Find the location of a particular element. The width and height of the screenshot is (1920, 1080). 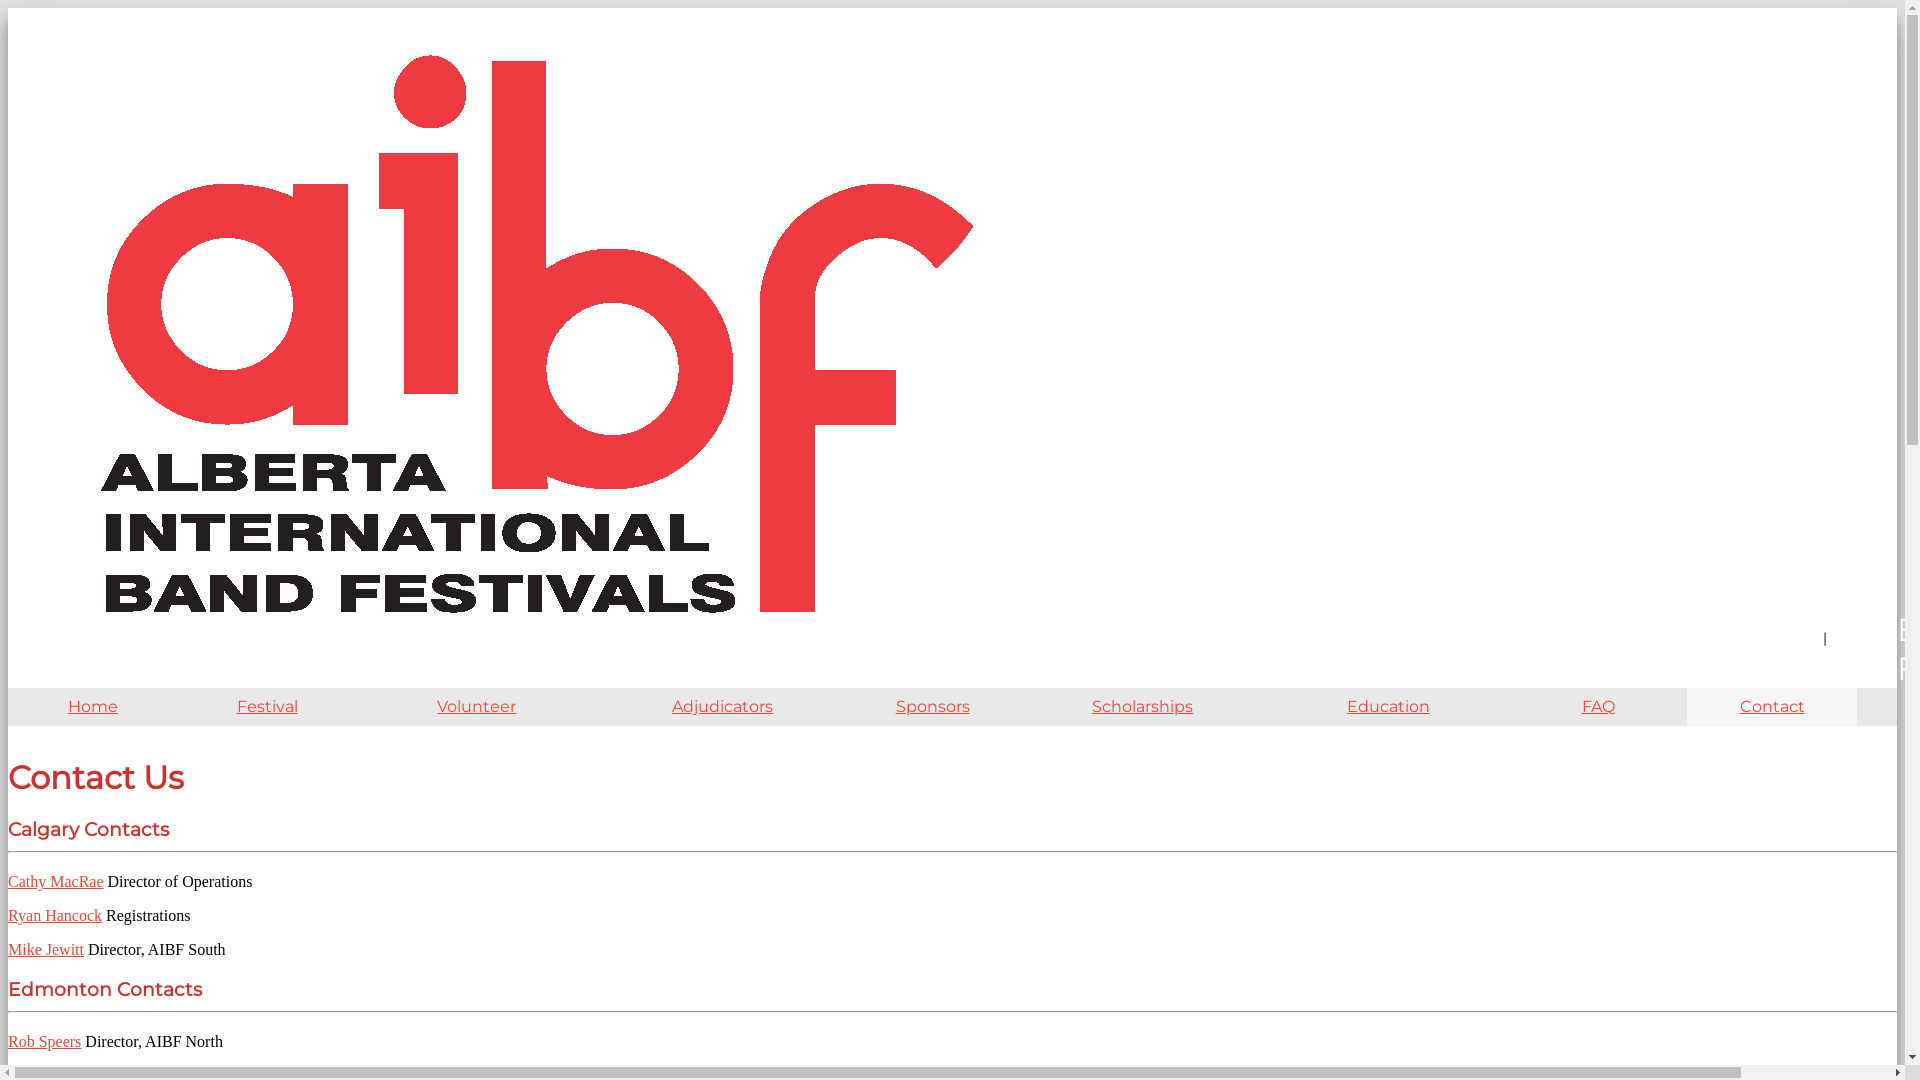

'Ryan Hancock' is located at coordinates (8, 915).